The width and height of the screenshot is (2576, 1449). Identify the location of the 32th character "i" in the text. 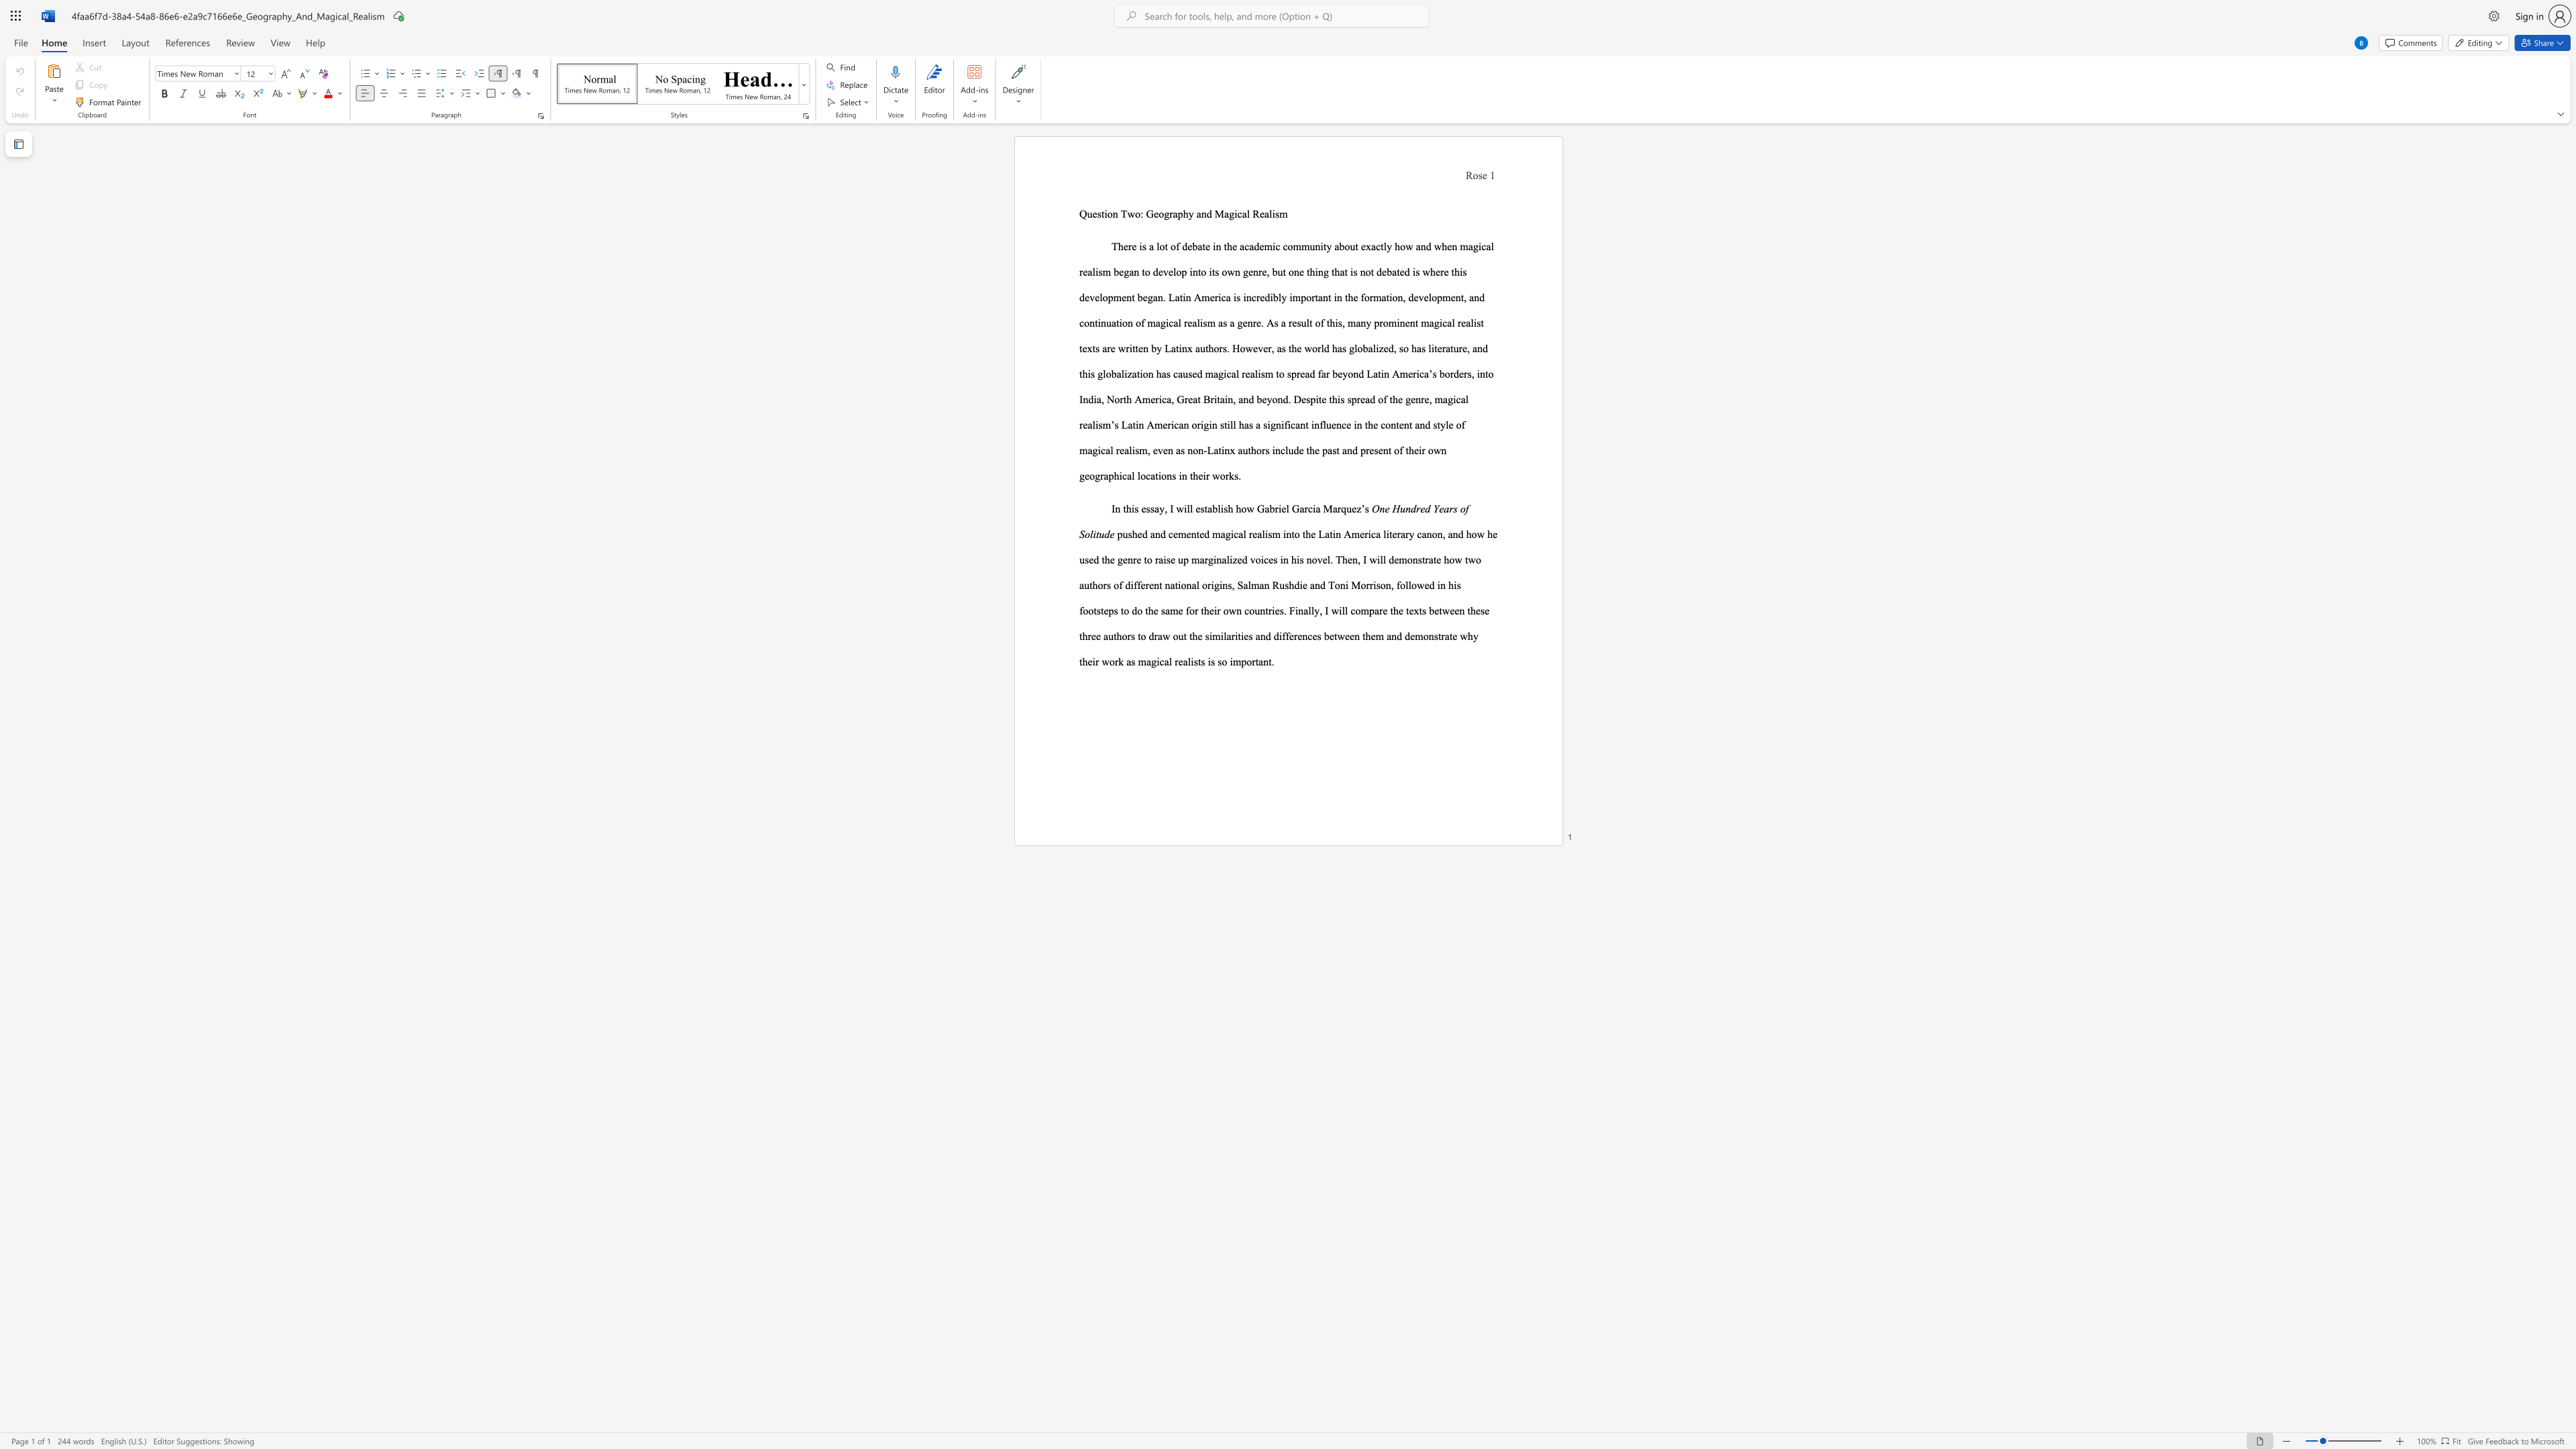
(1432, 347).